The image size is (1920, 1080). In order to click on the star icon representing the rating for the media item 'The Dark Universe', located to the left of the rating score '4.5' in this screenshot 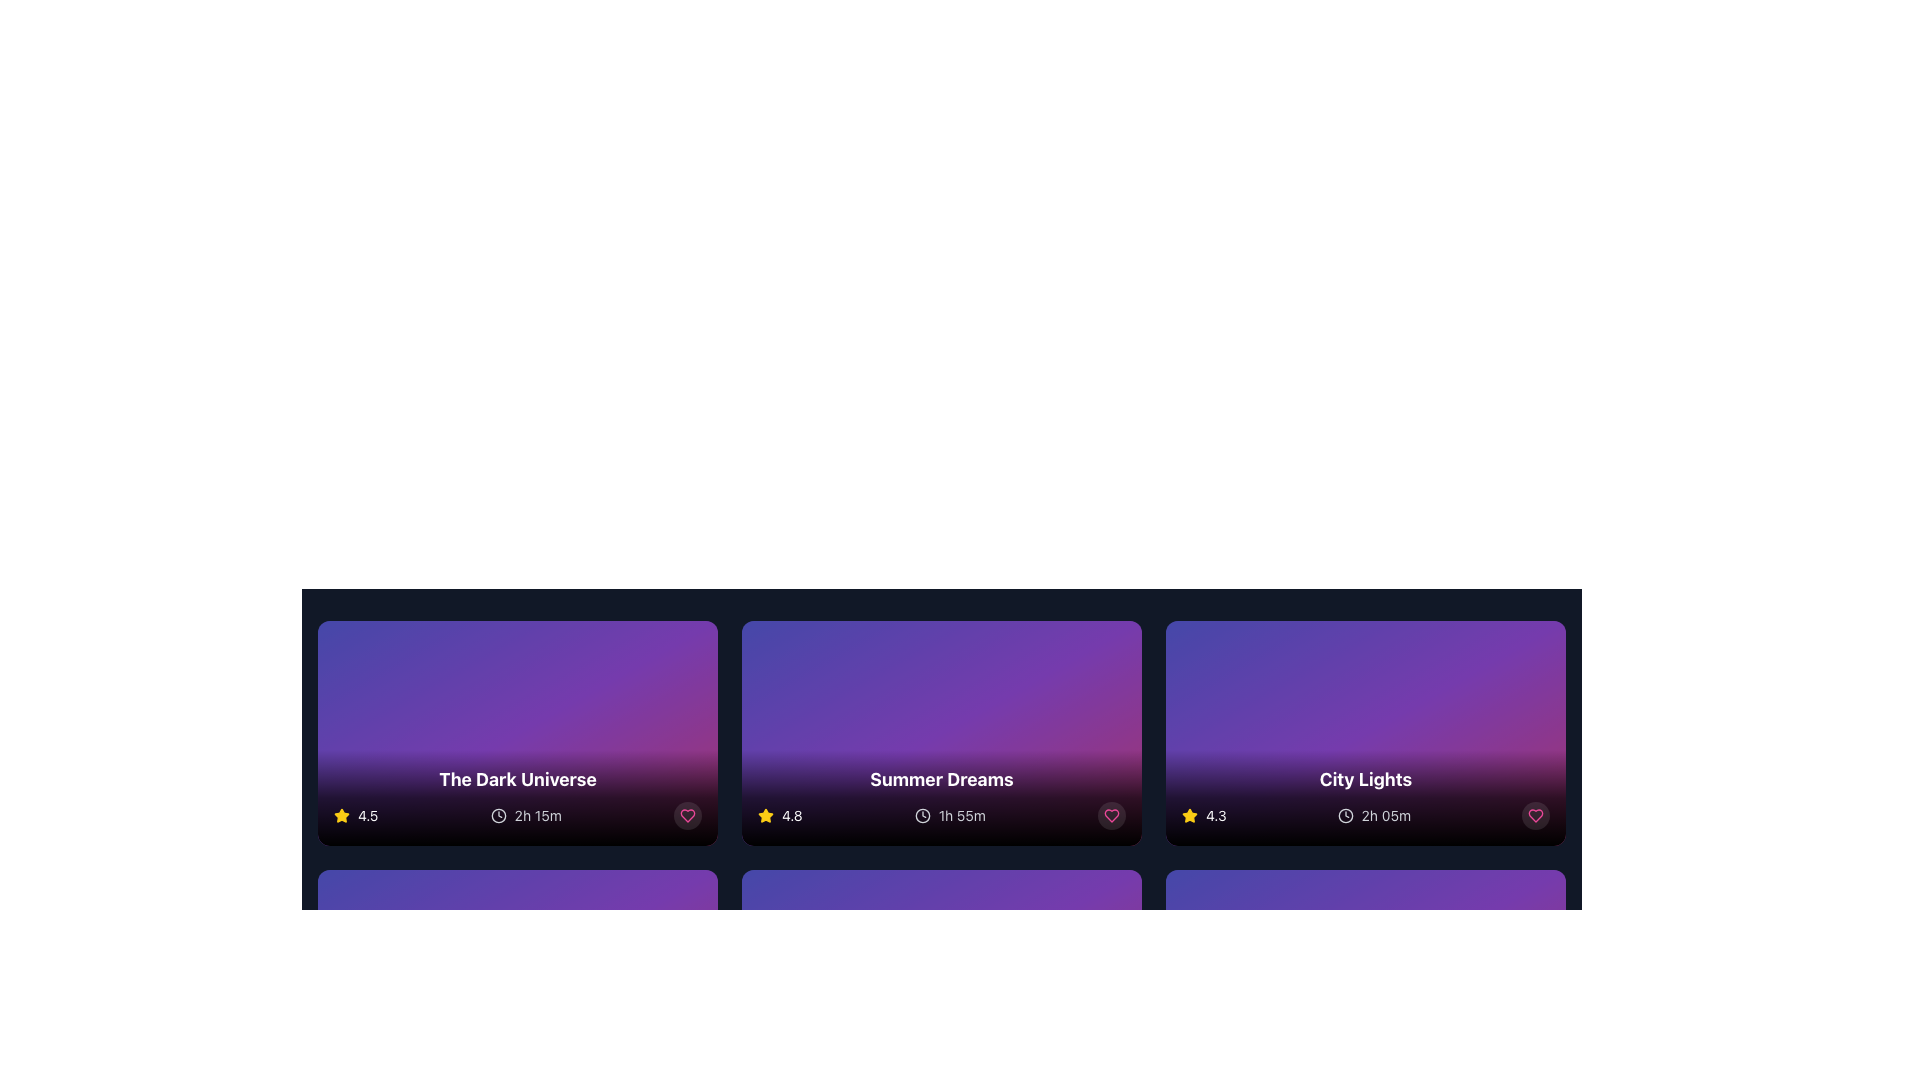, I will do `click(341, 815)`.